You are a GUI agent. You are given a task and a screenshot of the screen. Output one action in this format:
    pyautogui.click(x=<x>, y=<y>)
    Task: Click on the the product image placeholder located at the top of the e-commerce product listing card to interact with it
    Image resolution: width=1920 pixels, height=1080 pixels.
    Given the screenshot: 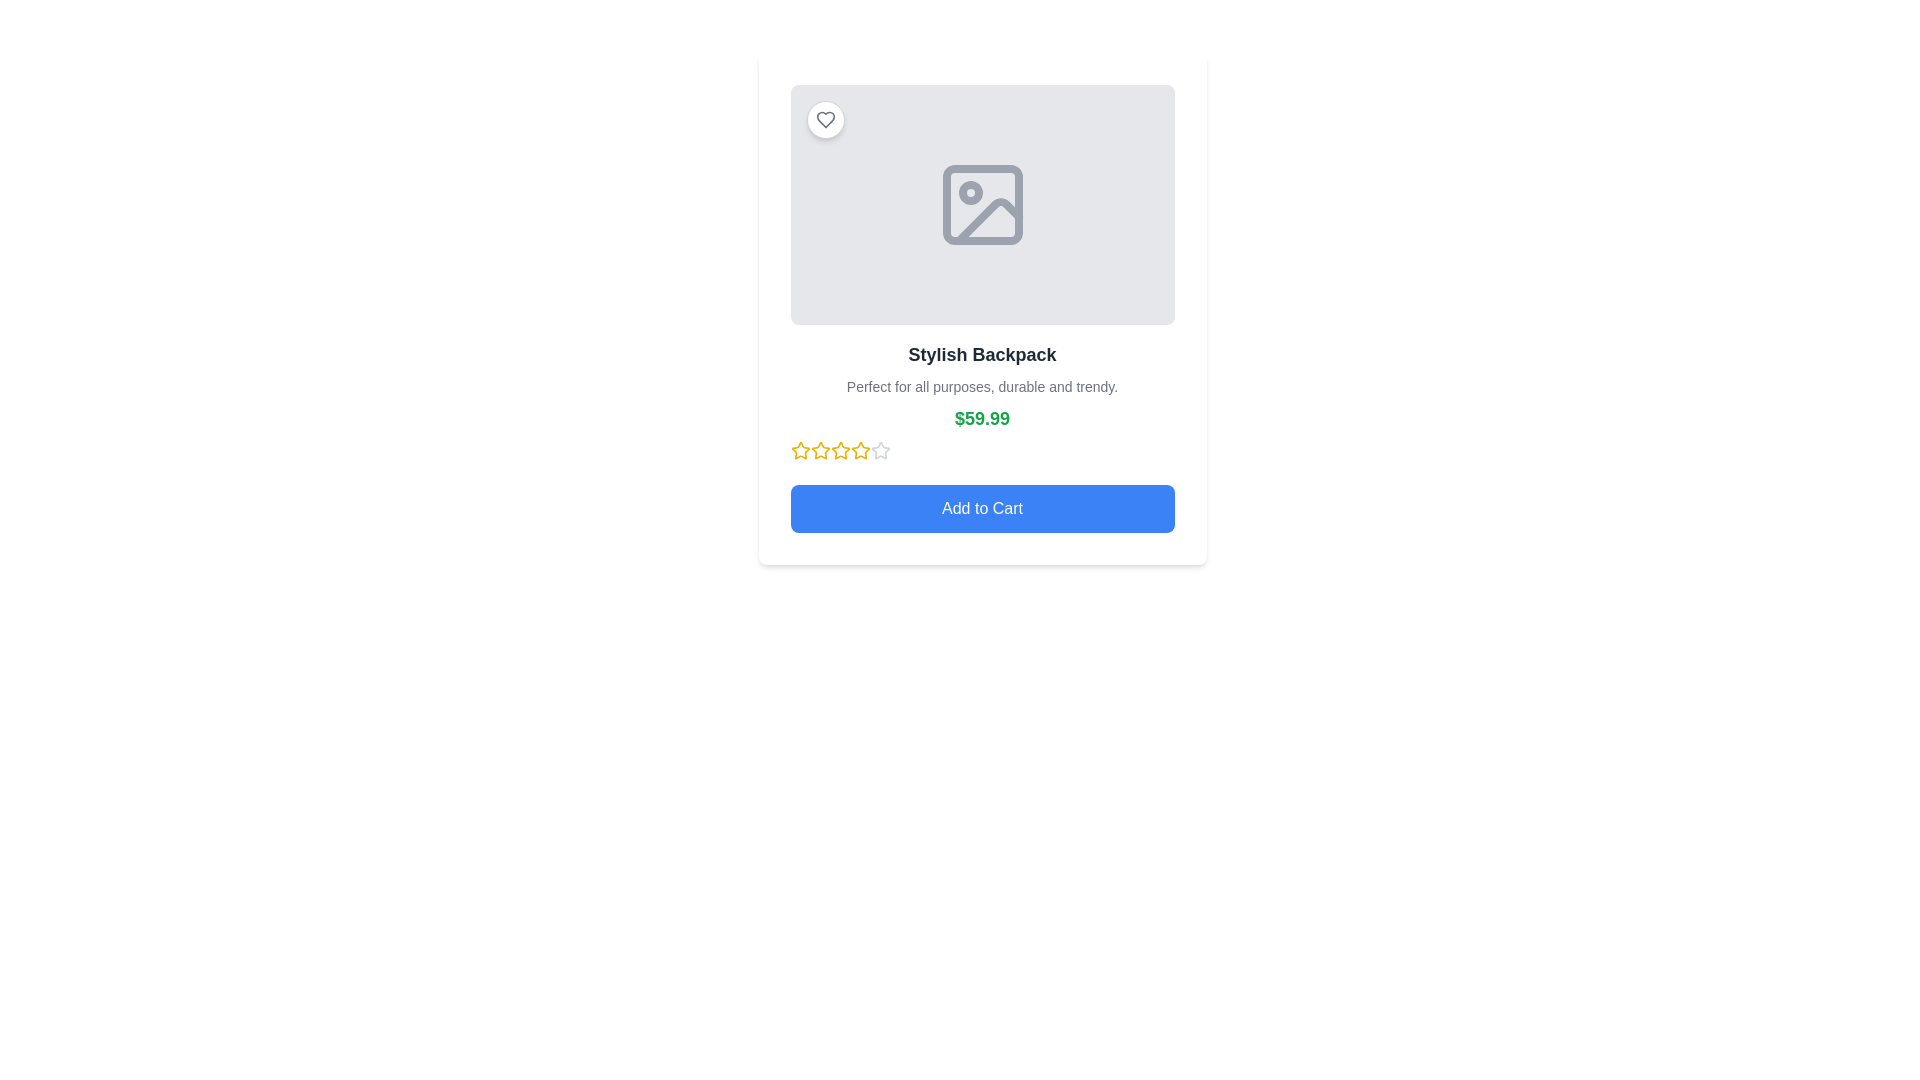 What is the action you would take?
    pyautogui.click(x=982, y=204)
    